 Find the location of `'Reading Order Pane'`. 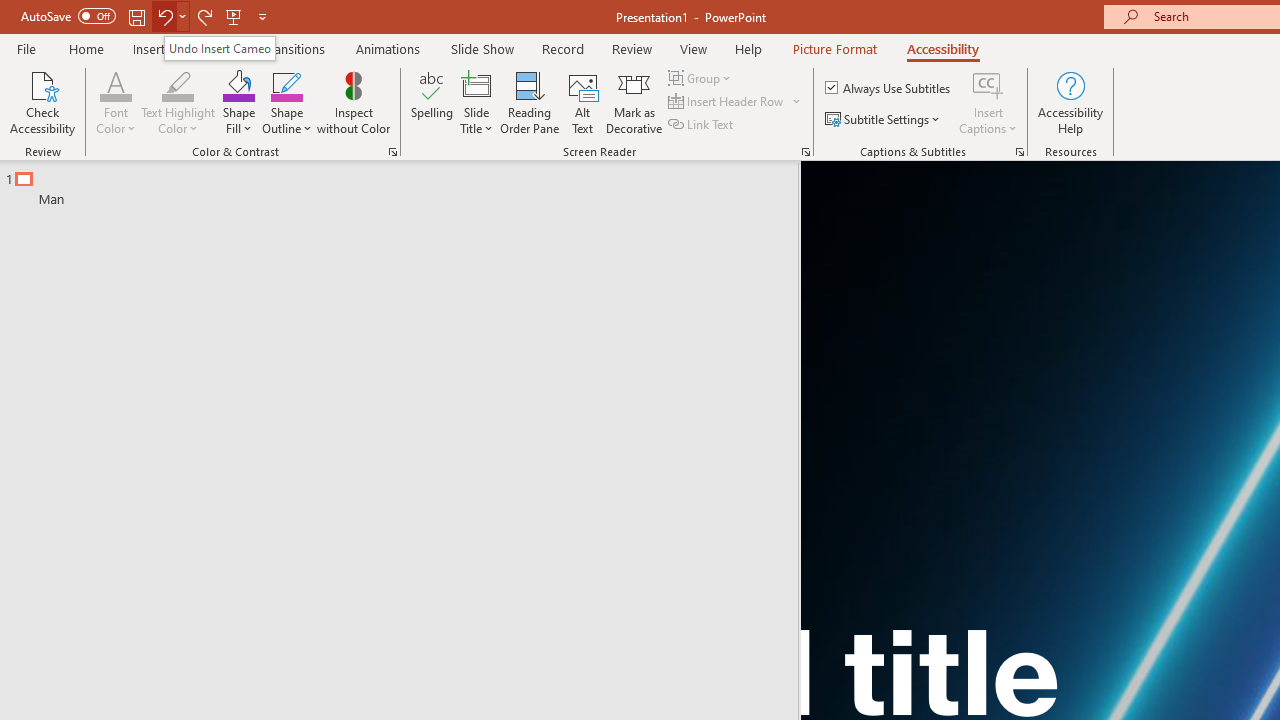

'Reading Order Pane' is located at coordinates (529, 103).